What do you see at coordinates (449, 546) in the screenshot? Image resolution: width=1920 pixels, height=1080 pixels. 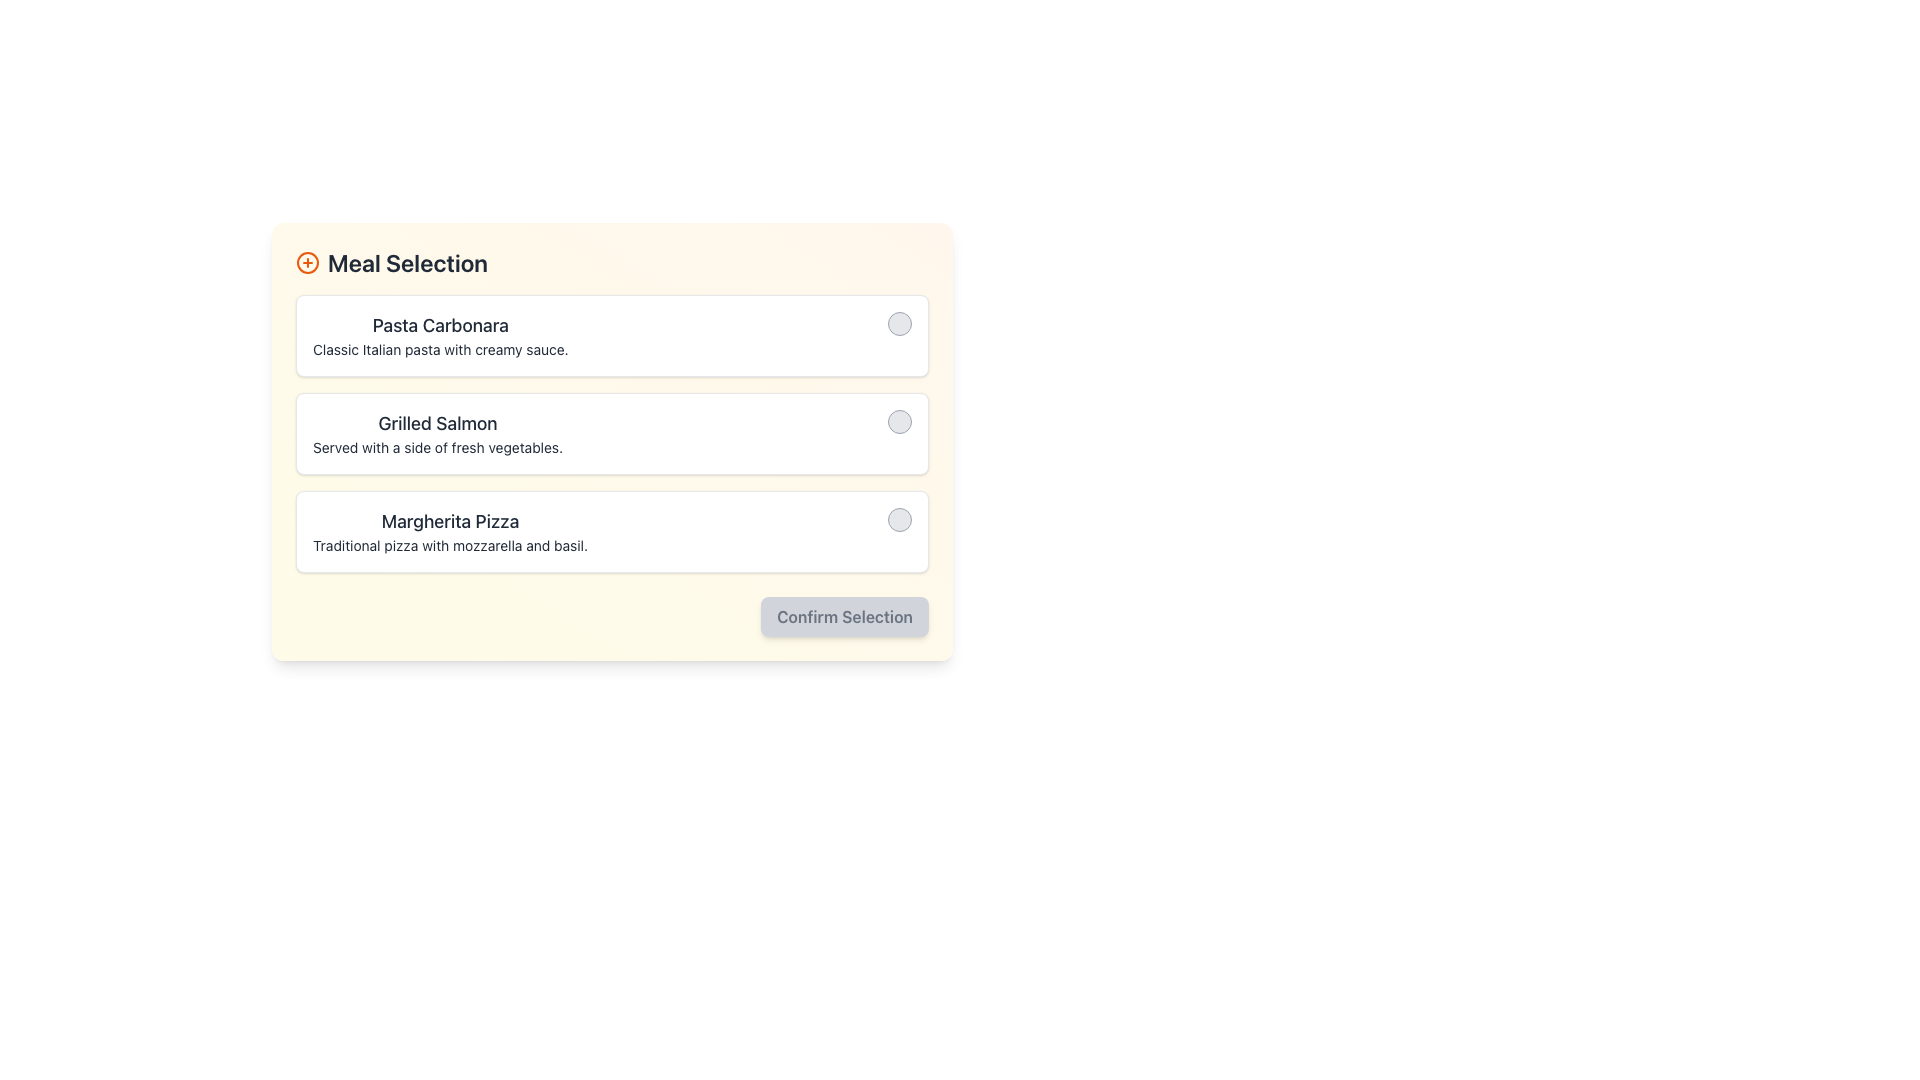 I see `the Text Label containing the description 'Traditional pizza with mozzarella and basil.' located below the title 'Margherita Pizza'` at bounding box center [449, 546].